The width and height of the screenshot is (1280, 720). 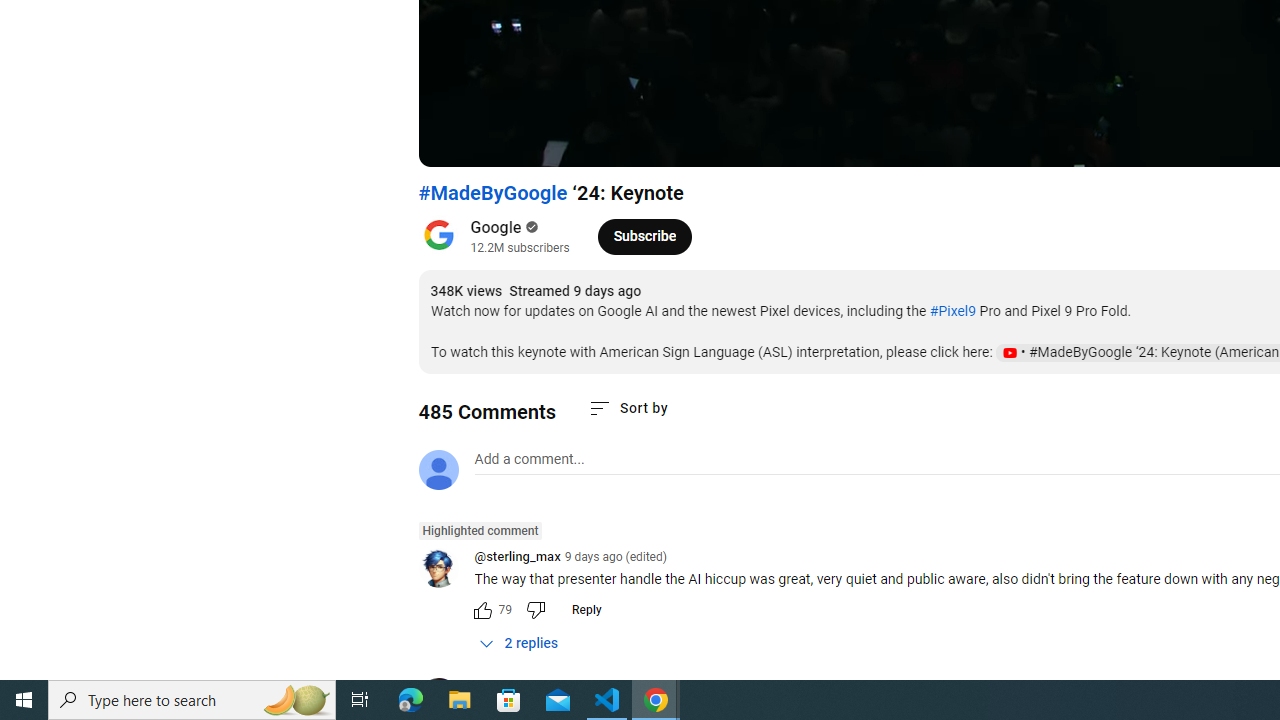 What do you see at coordinates (438, 470) in the screenshot?
I see `'Default profile photo'` at bounding box center [438, 470].